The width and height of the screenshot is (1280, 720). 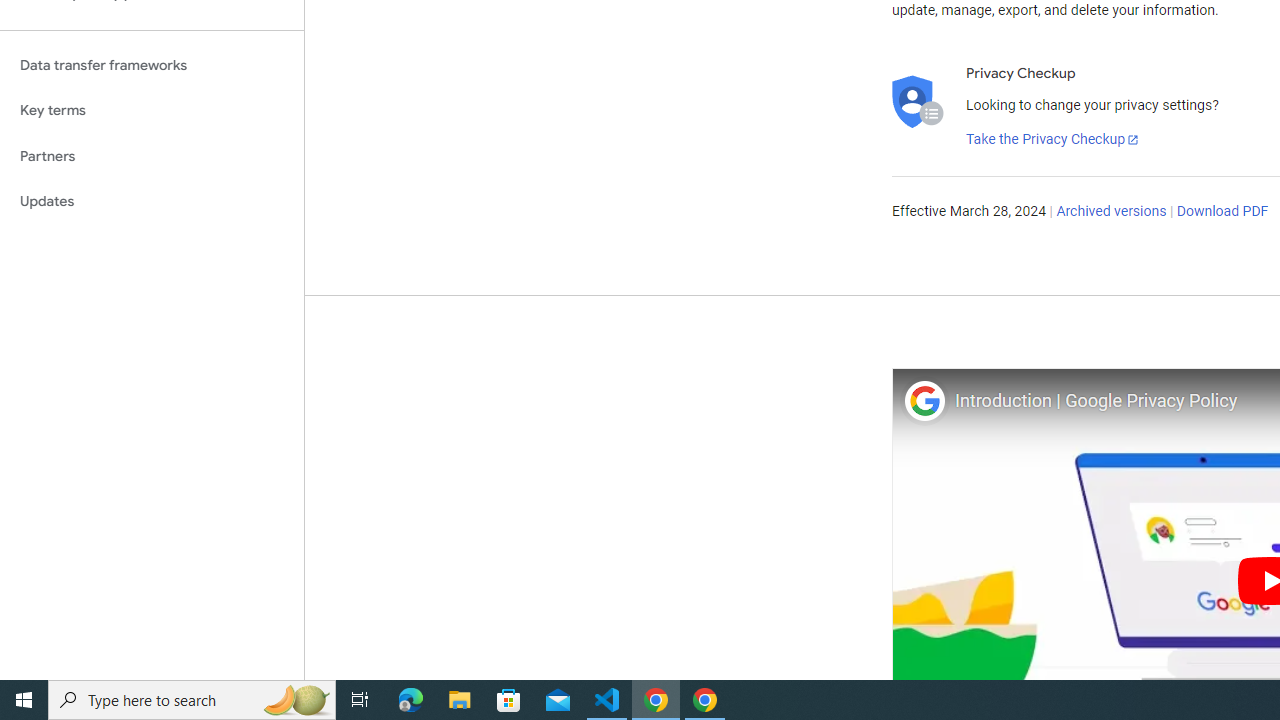 What do you see at coordinates (1110, 212) in the screenshot?
I see `'Archived versions'` at bounding box center [1110, 212].